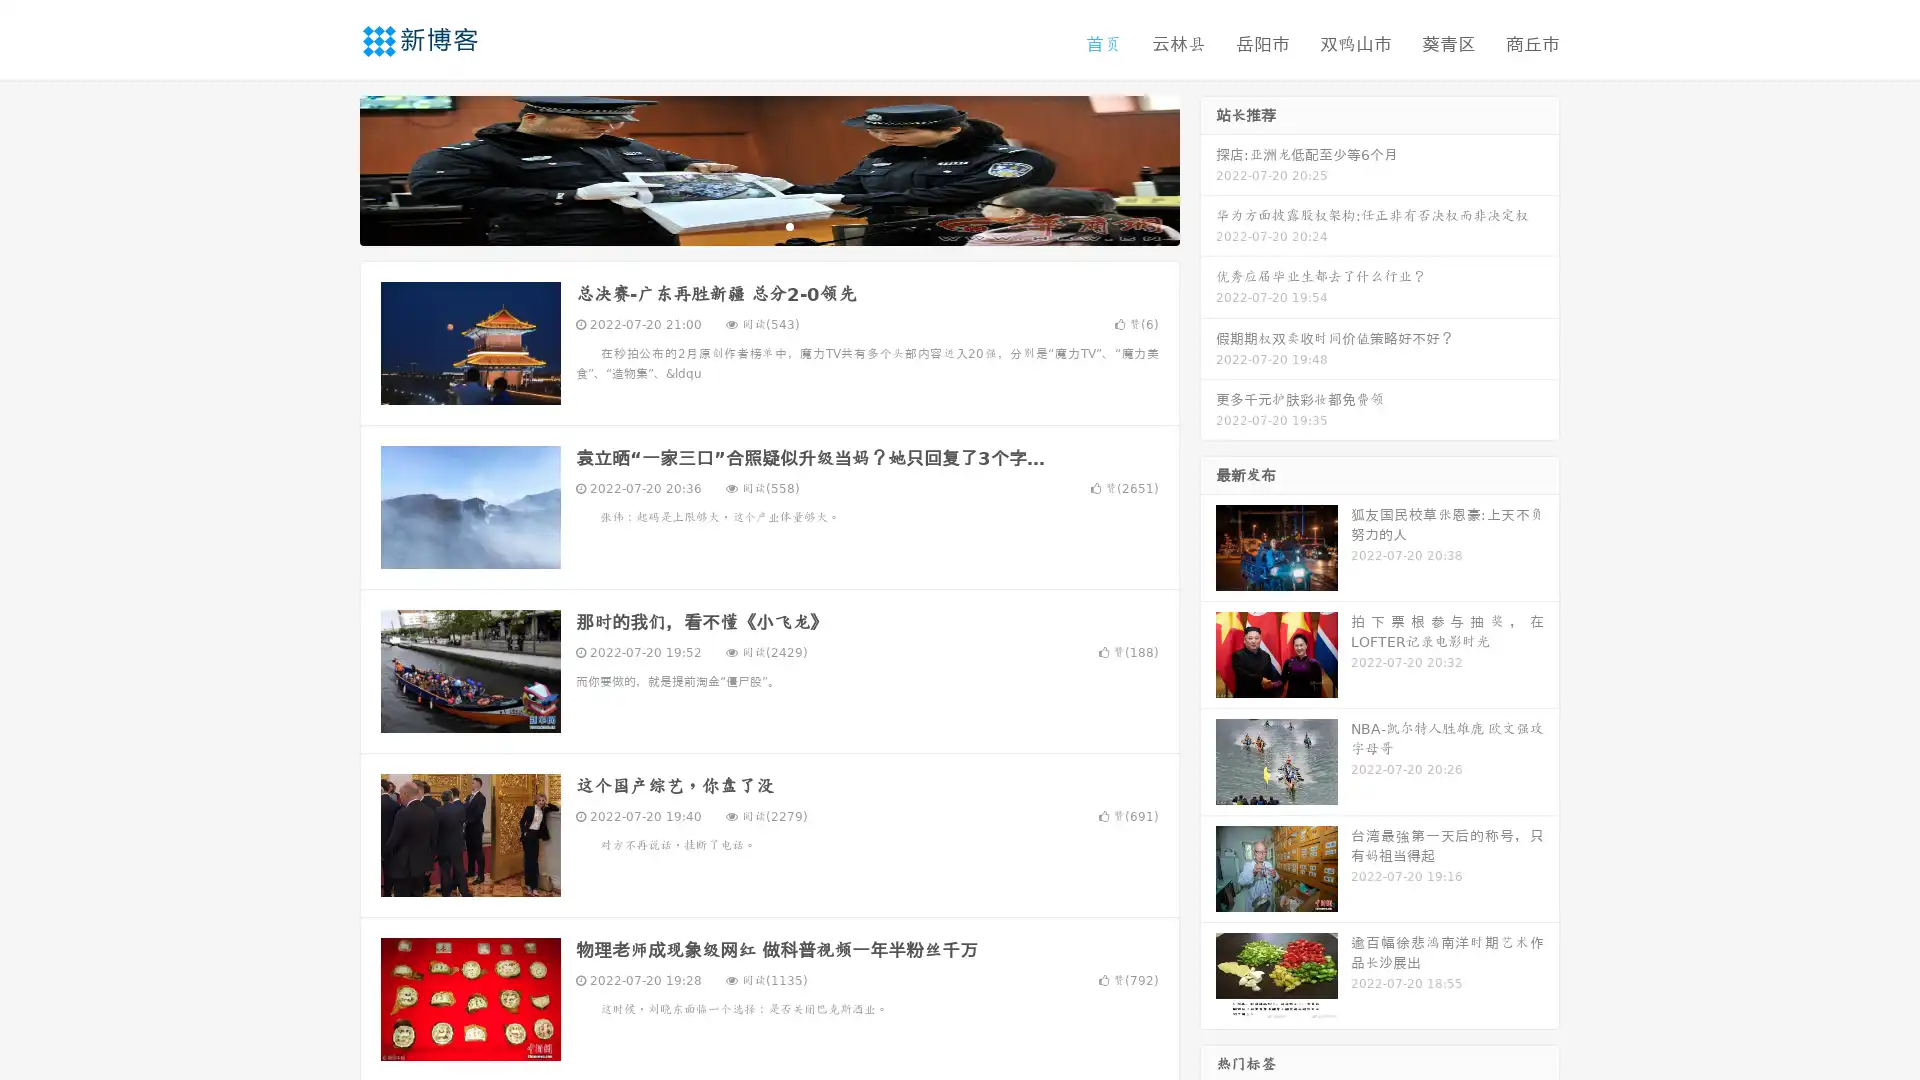  Describe the element at coordinates (330, 168) in the screenshot. I see `Previous slide` at that location.